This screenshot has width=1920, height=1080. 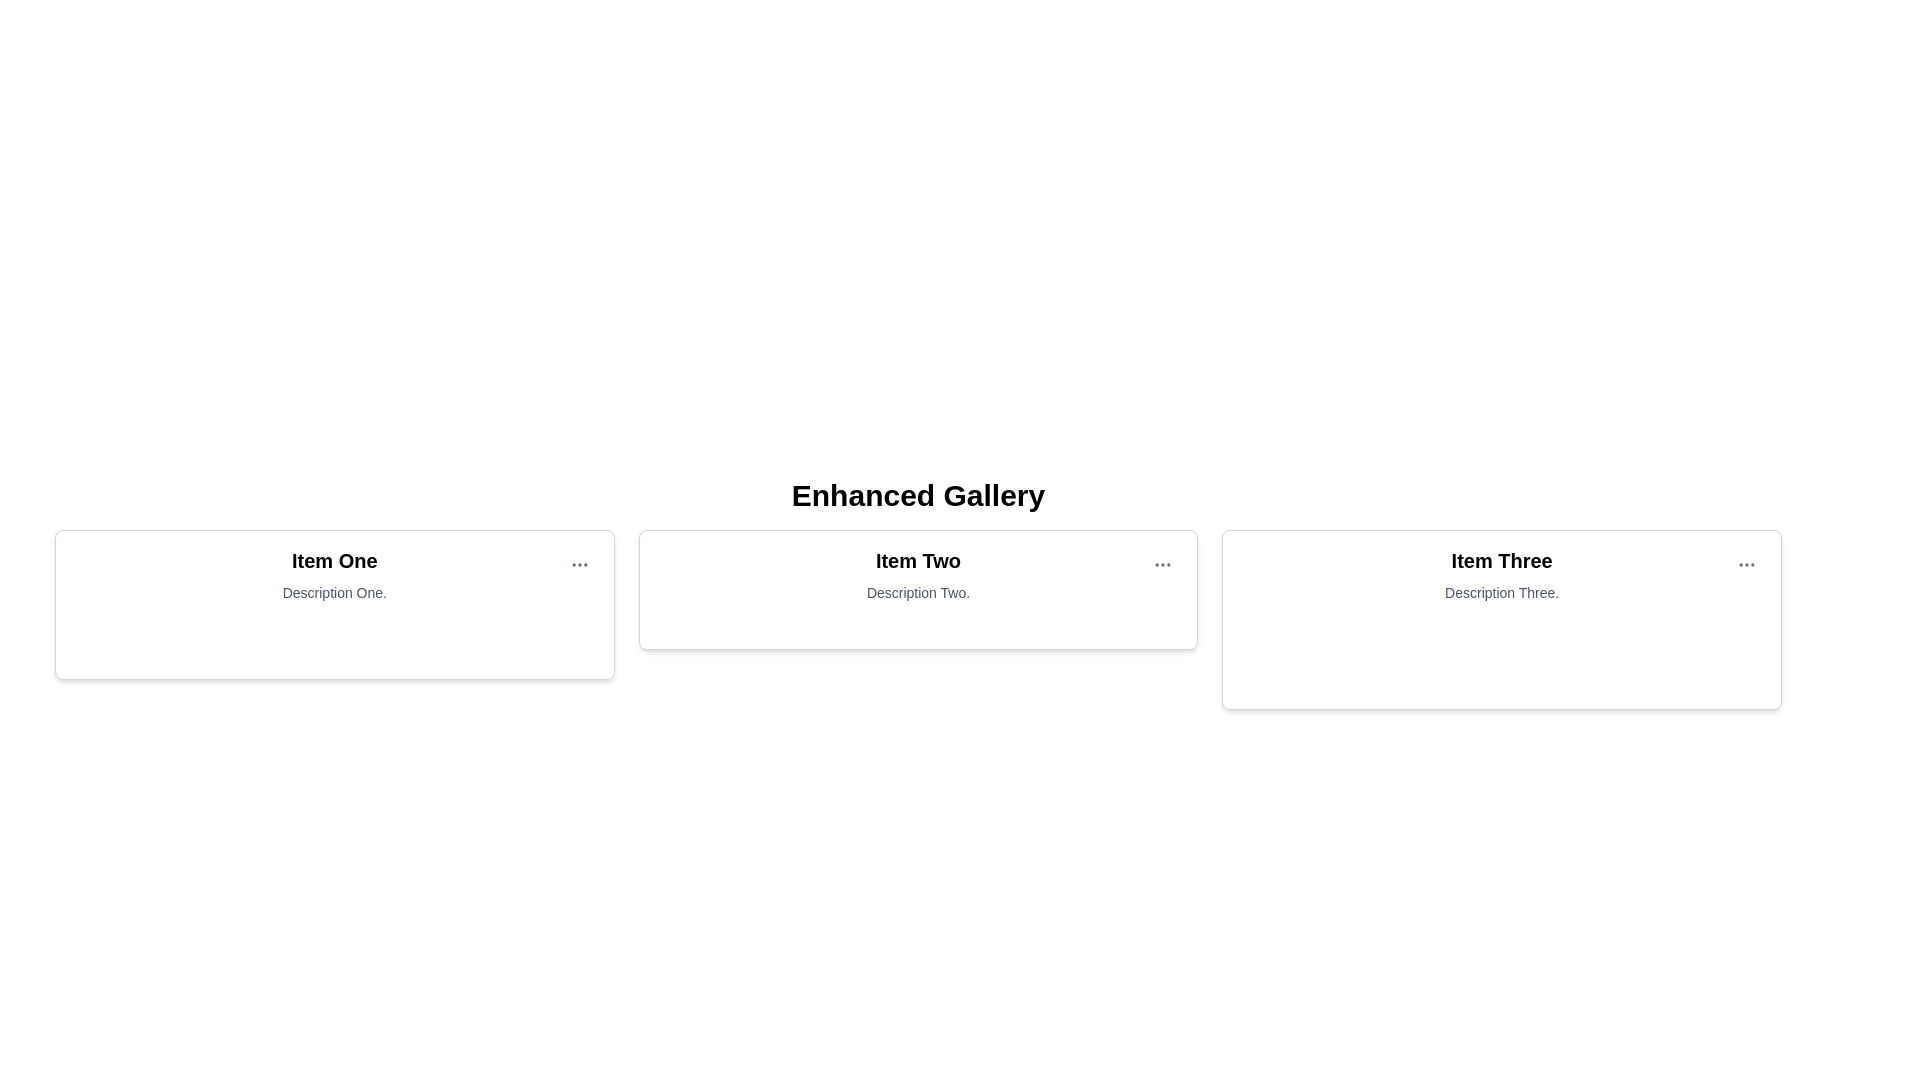 I want to click on description text located in the card section under the heading 'Item One', just above the three-dot menu icon, so click(x=334, y=592).